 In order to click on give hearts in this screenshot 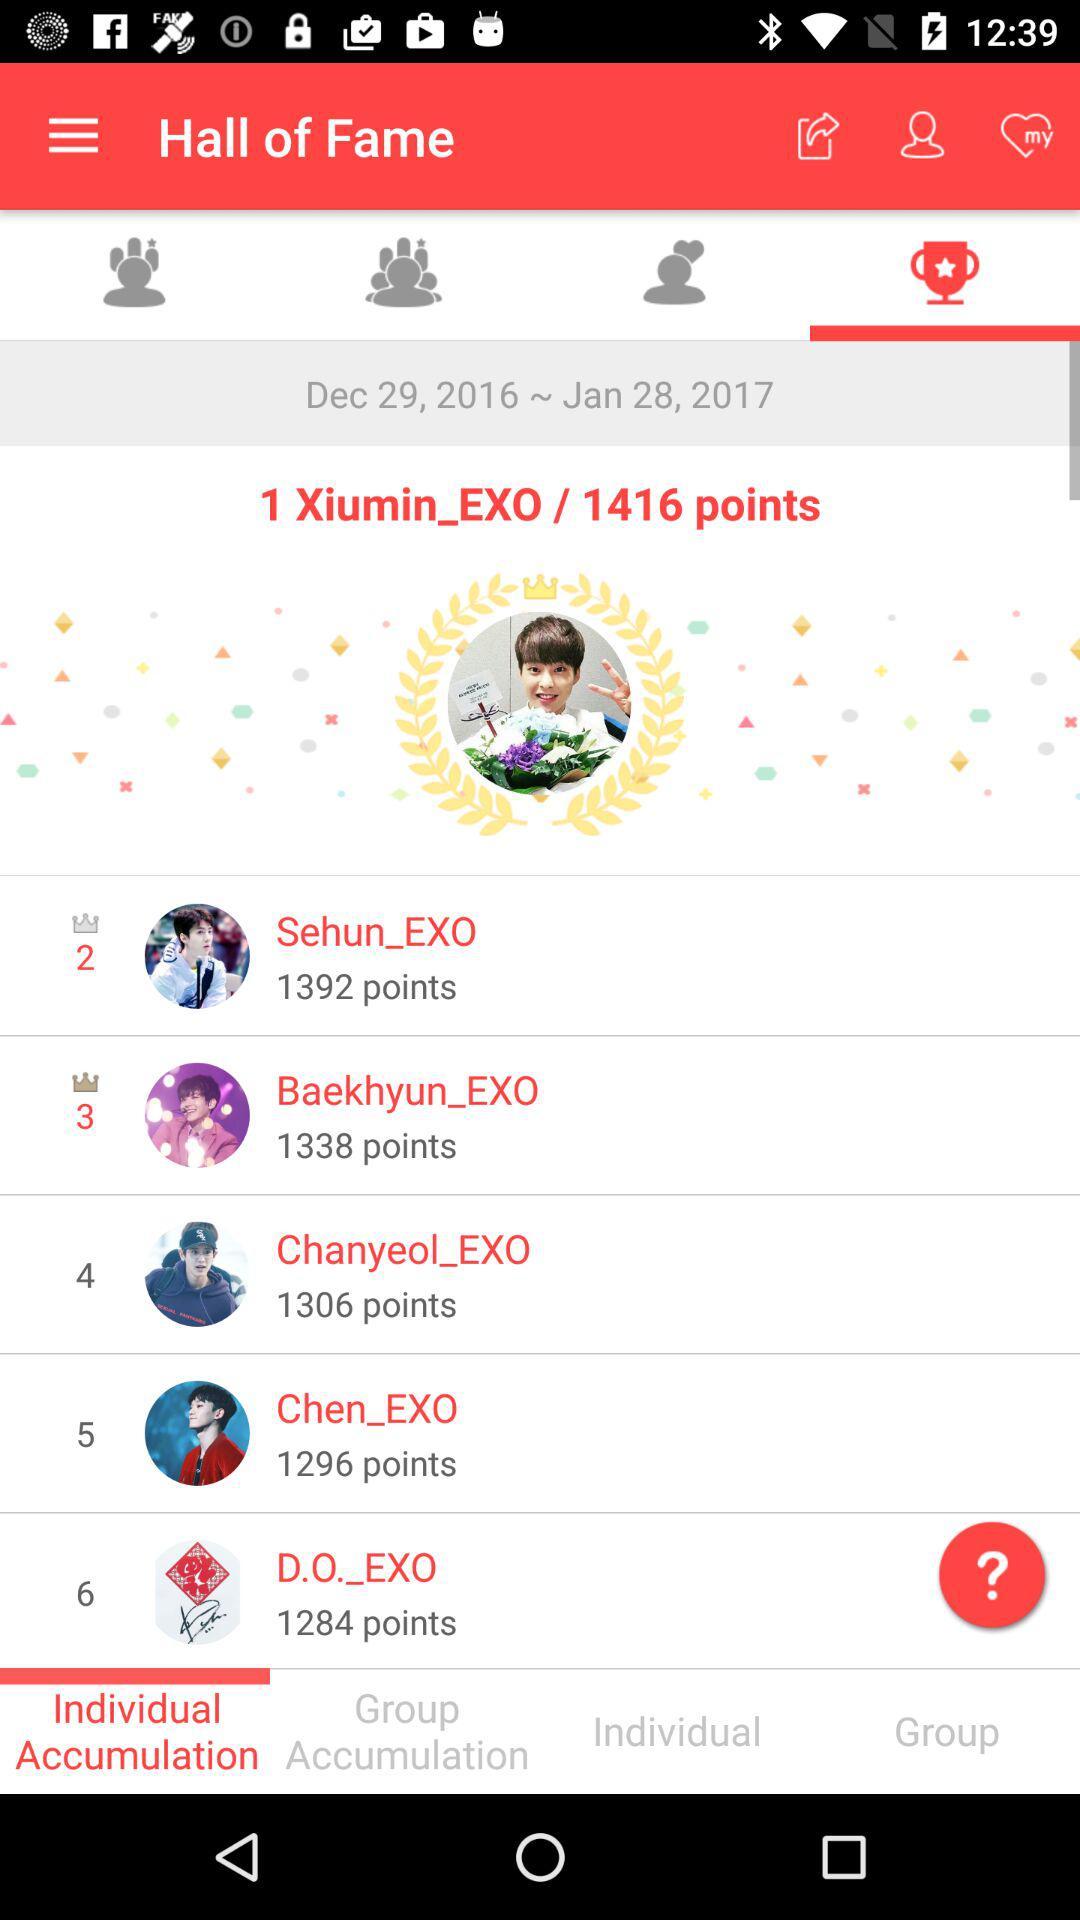, I will do `click(675, 274)`.